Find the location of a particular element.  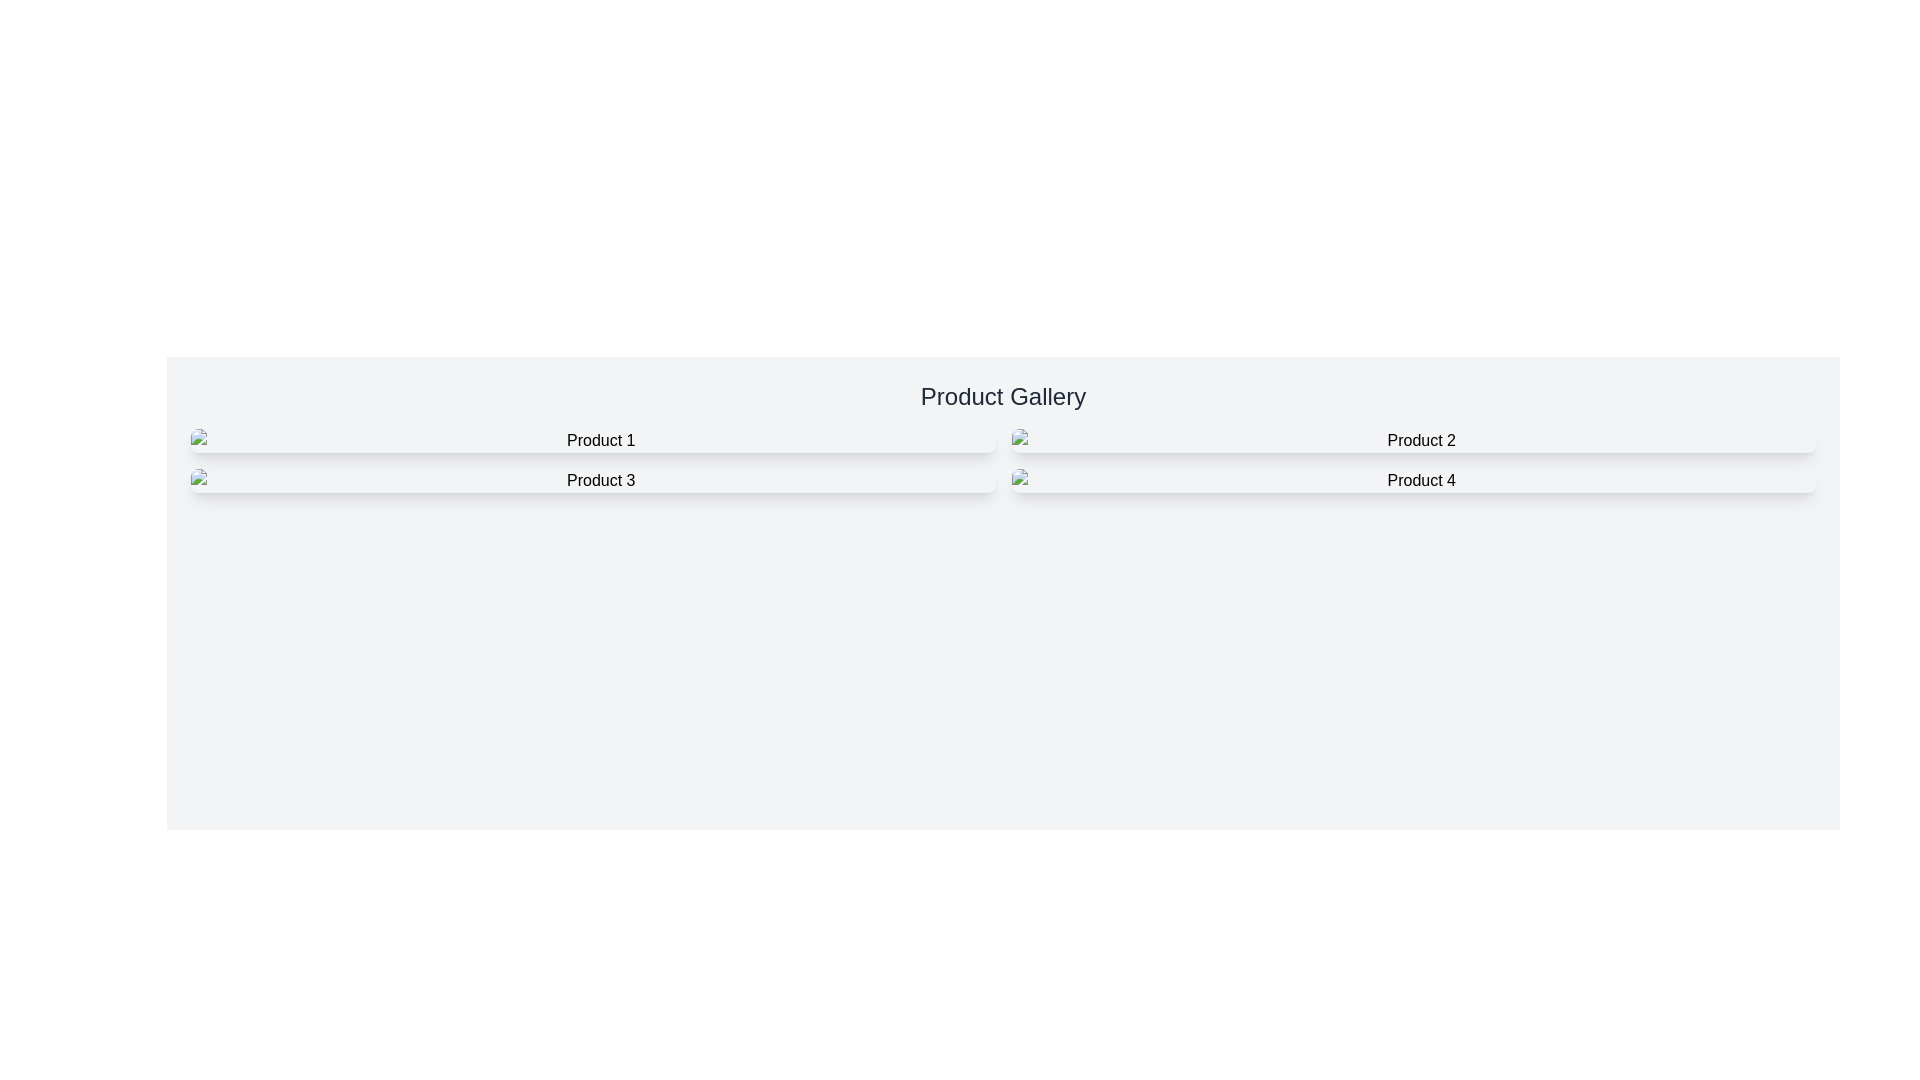

the second item in the first row of the 'Product Gallery' grid, which contains an image and text is located at coordinates (1412, 439).